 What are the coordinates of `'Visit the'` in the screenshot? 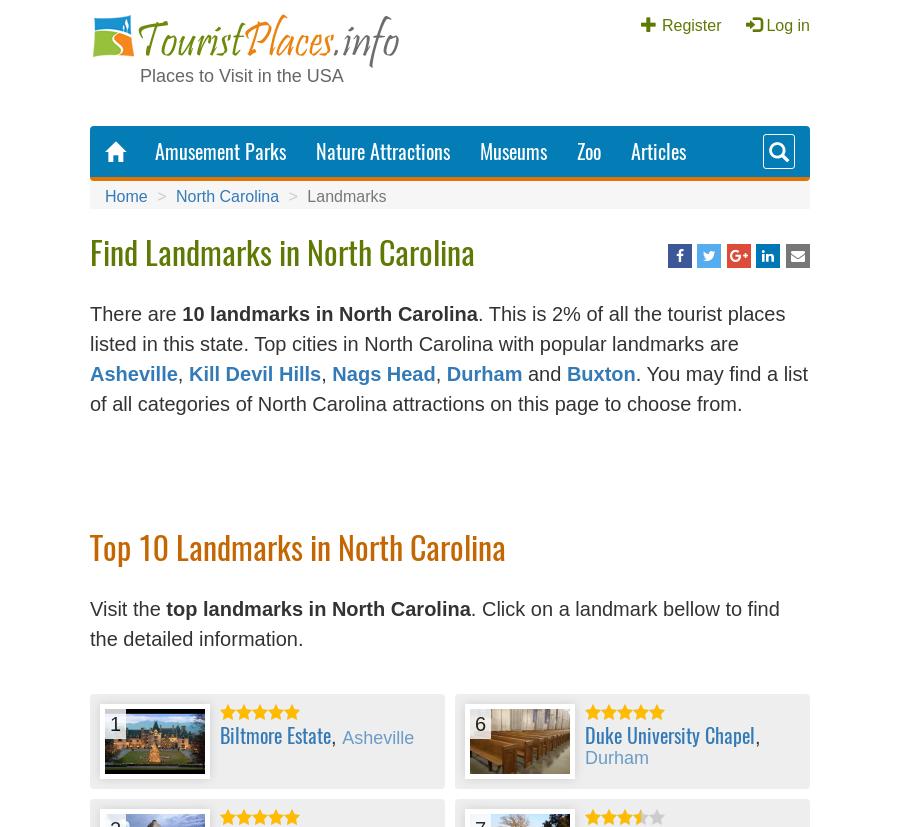 It's located at (127, 608).